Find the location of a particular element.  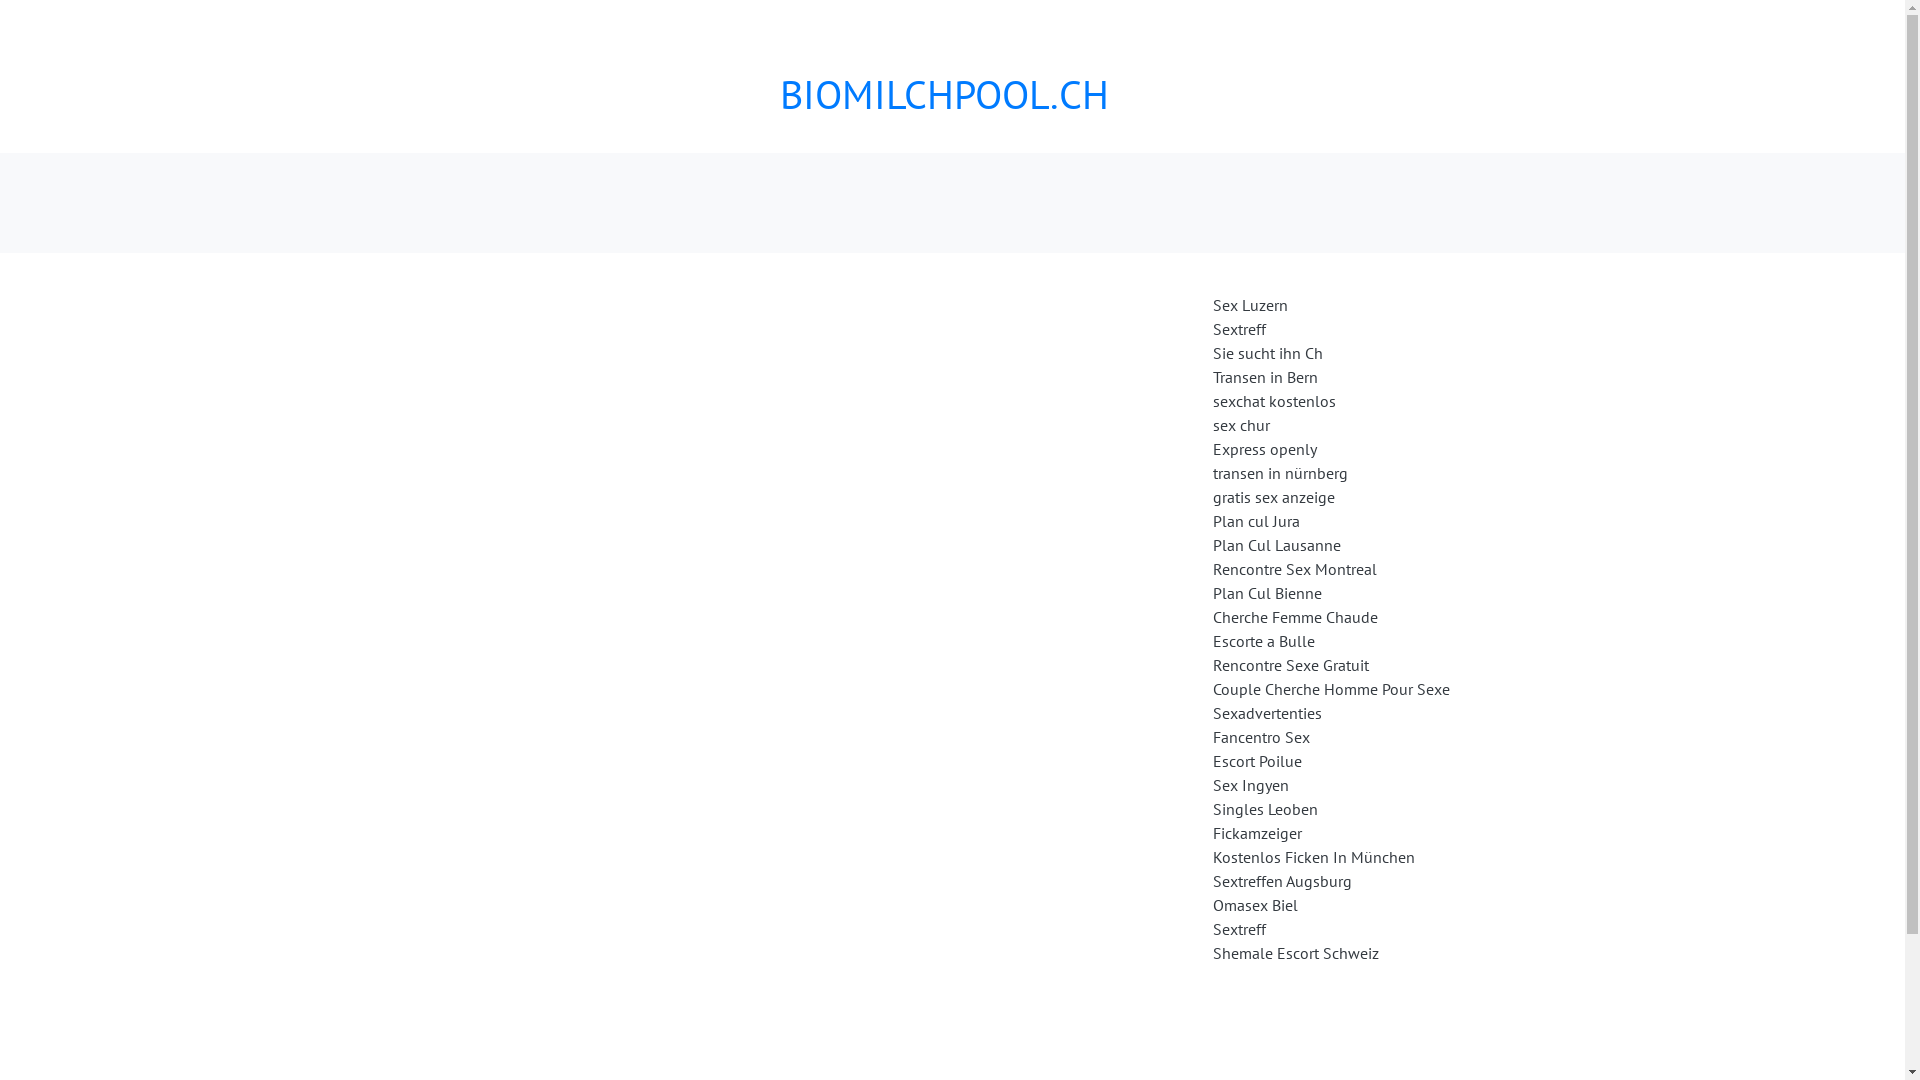

'gratis sex anzeige' is located at coordinates (1271, 496).